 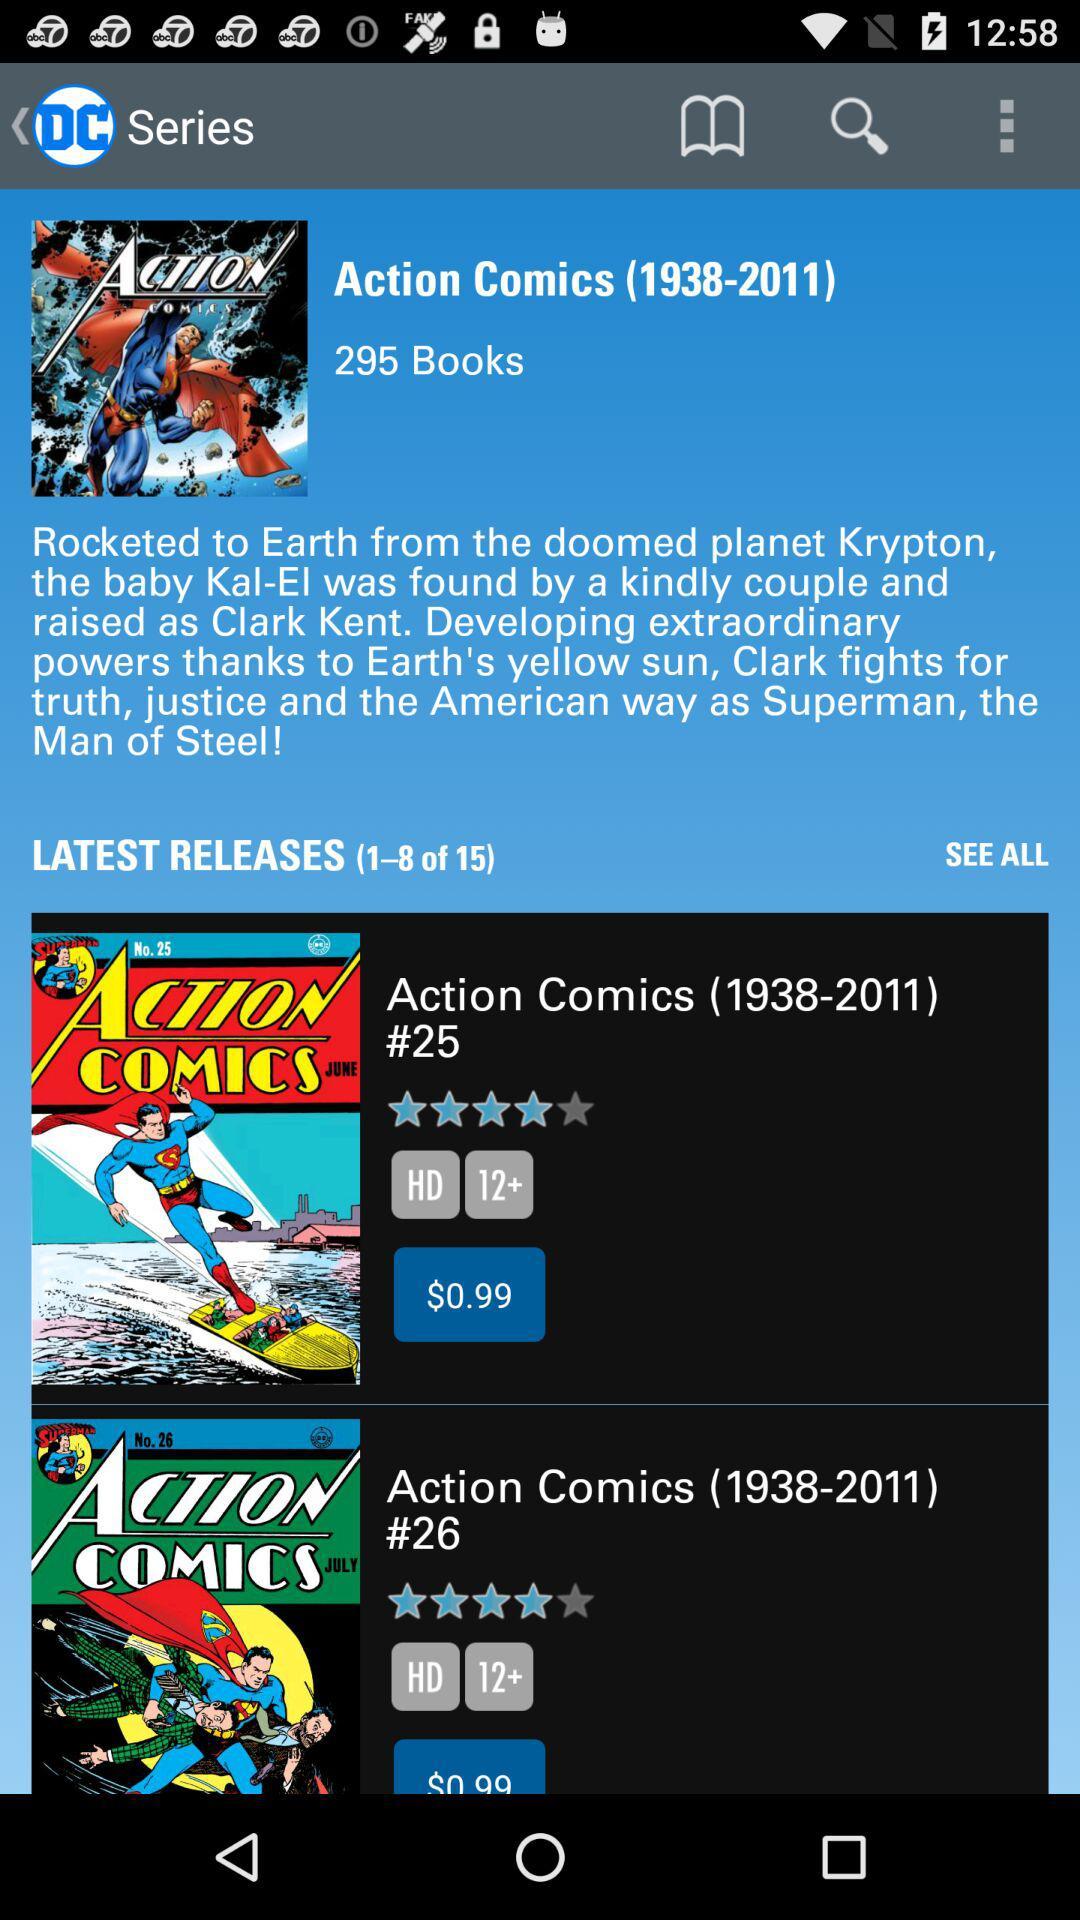 What do you see at coordinates (72, 124) in the screenshot?
I see `the icon which is left side of the series at top left side of the page` at bounding box center [72, 124].